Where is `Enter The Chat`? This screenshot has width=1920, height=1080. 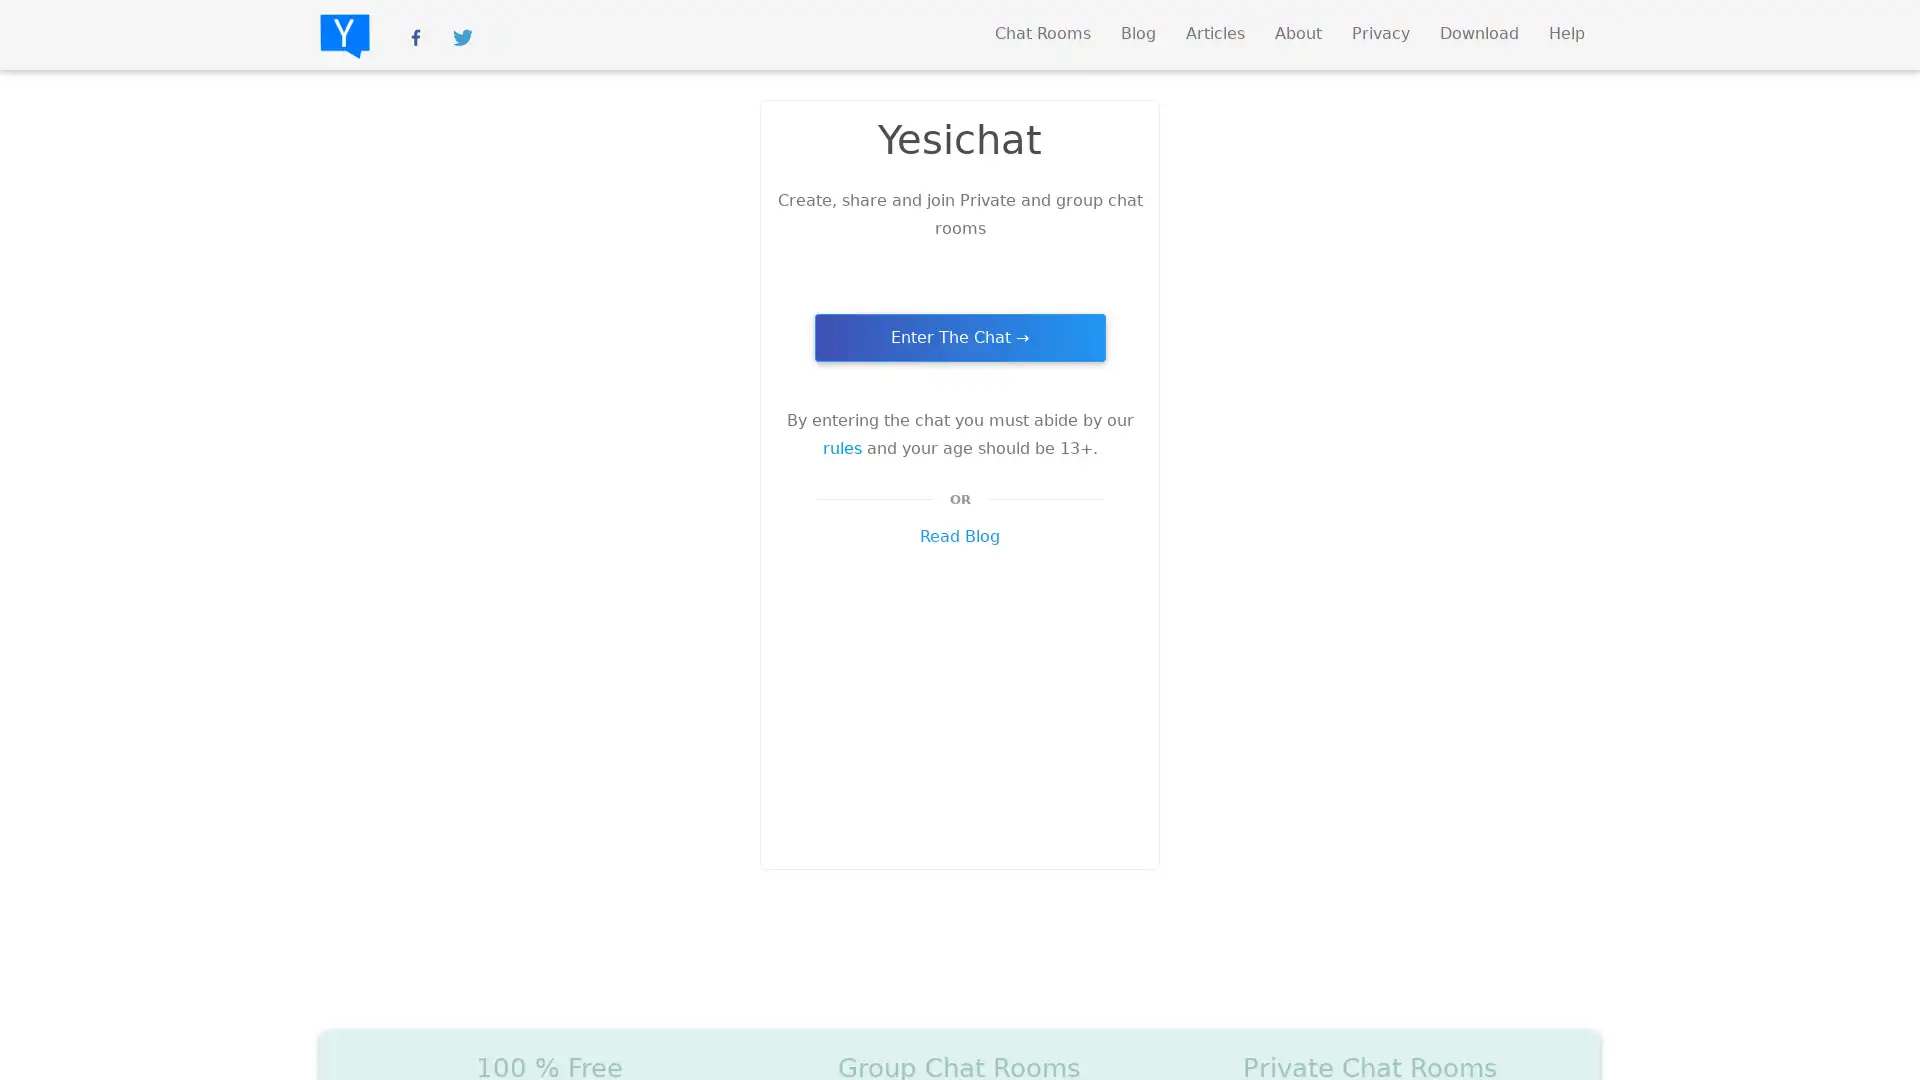 Enter The Chat is located at coordinates (958, 337).